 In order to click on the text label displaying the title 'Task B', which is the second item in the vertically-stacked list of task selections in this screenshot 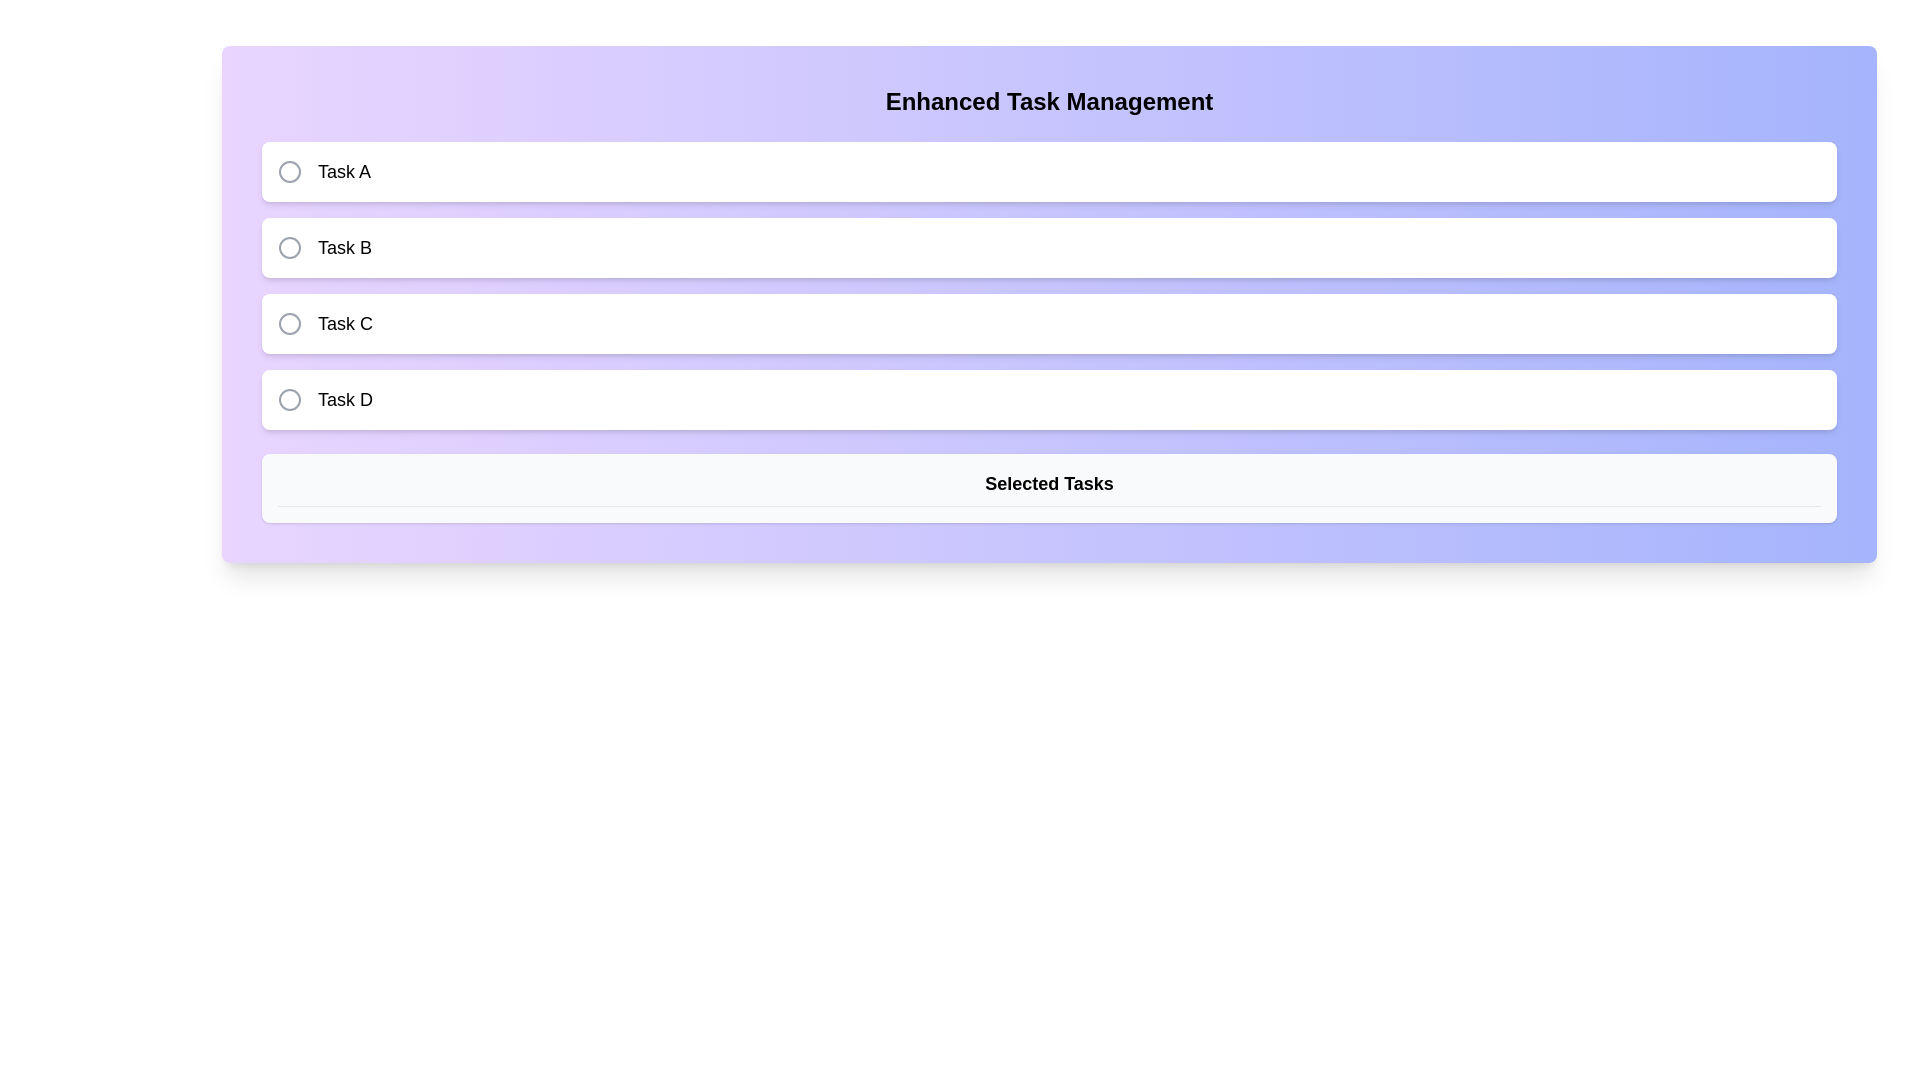, I will do `click(345, 246)`.